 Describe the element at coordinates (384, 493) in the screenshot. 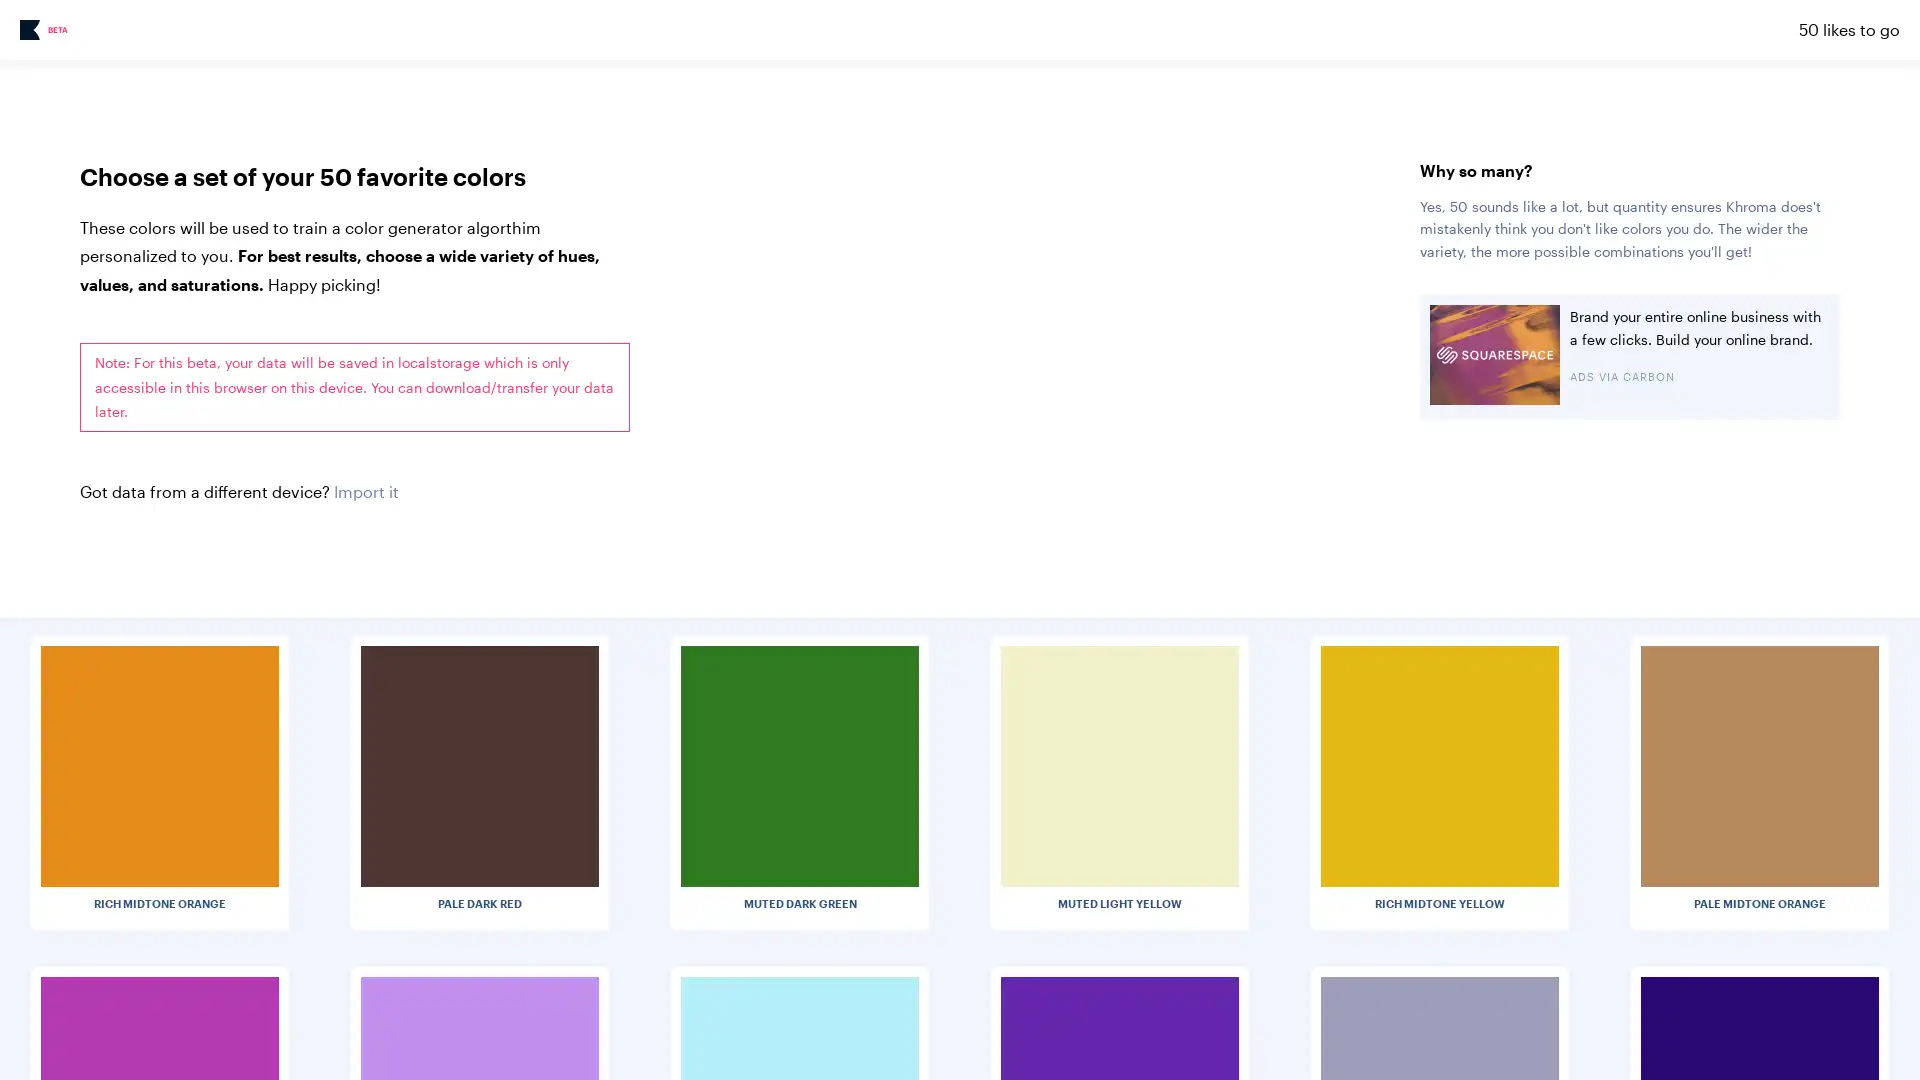

I see `Choose File` at that location.